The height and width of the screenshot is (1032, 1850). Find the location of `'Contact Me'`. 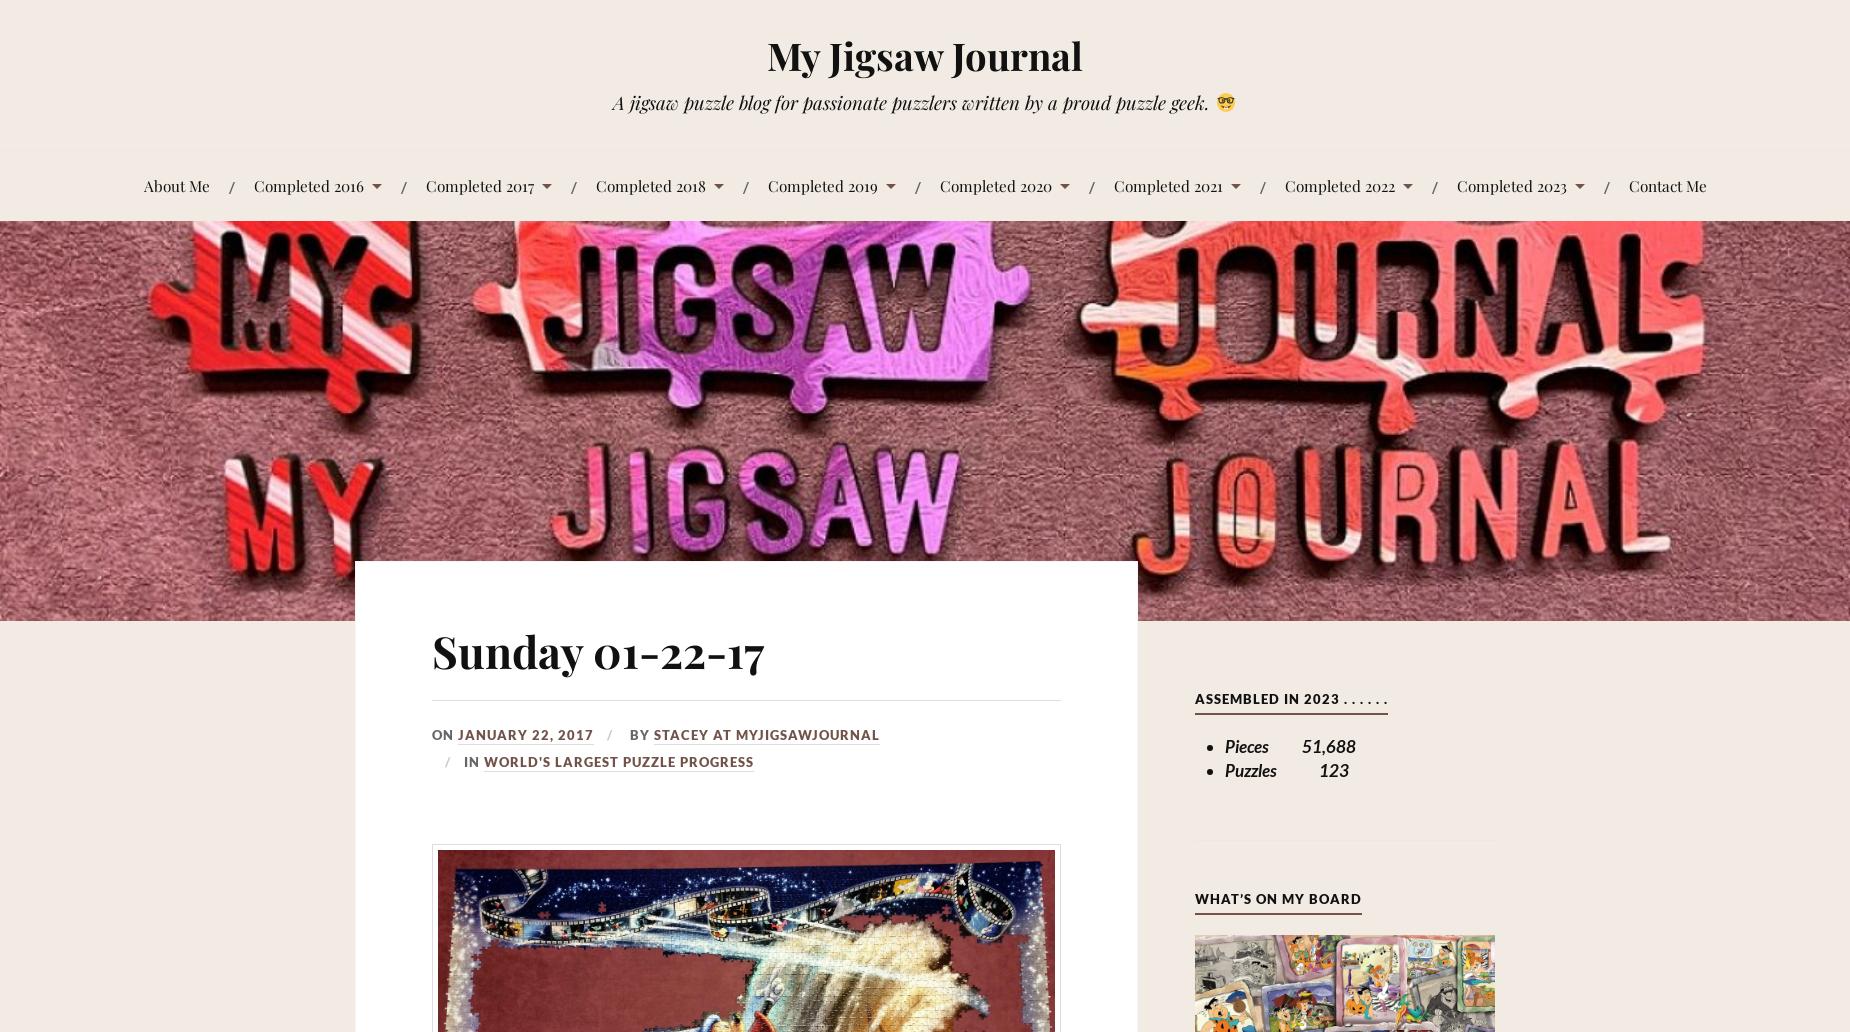

'Contact Me' is located at coordinates (1628, 183).